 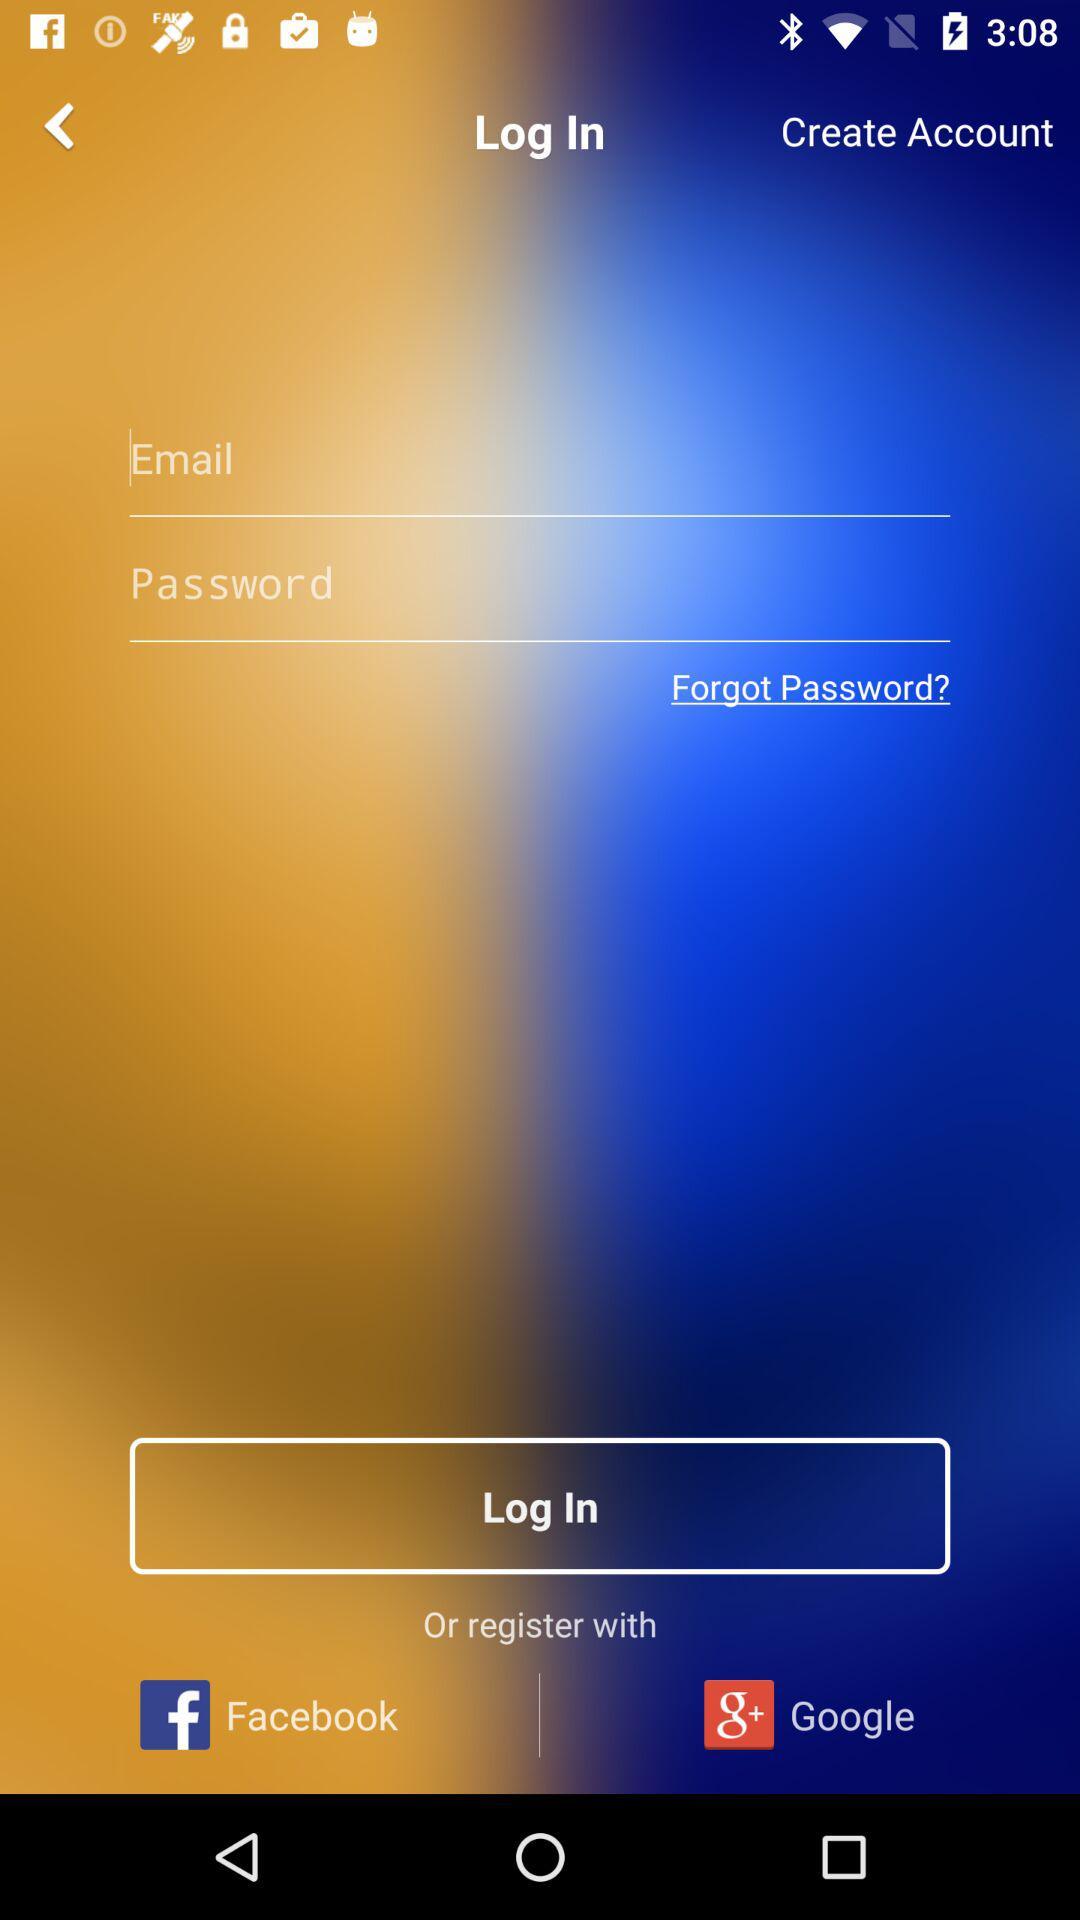 I want to click on the arrow_backward icon, so click(x=61, y=124).